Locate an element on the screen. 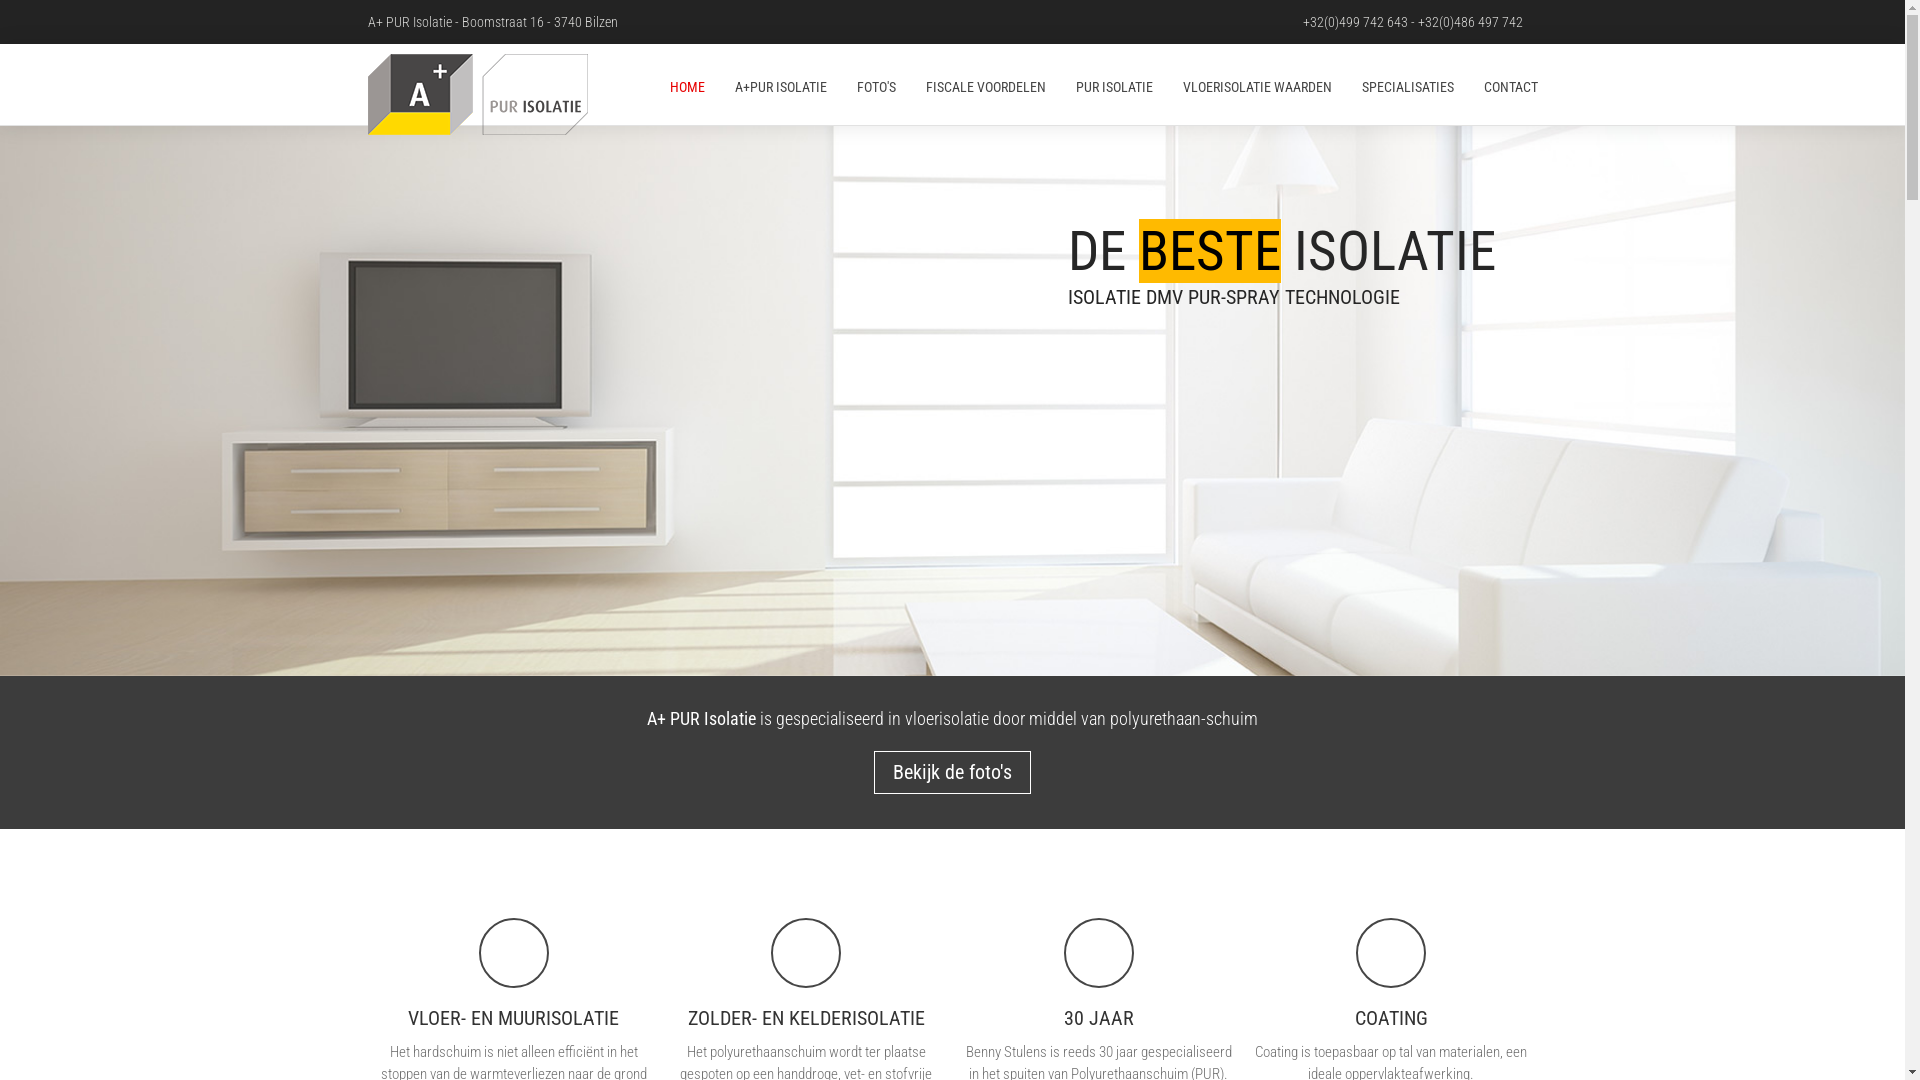 The height and width of the screenshot is (1080, 1920). 'CONTACT' is located at coordinates (1502, 83).